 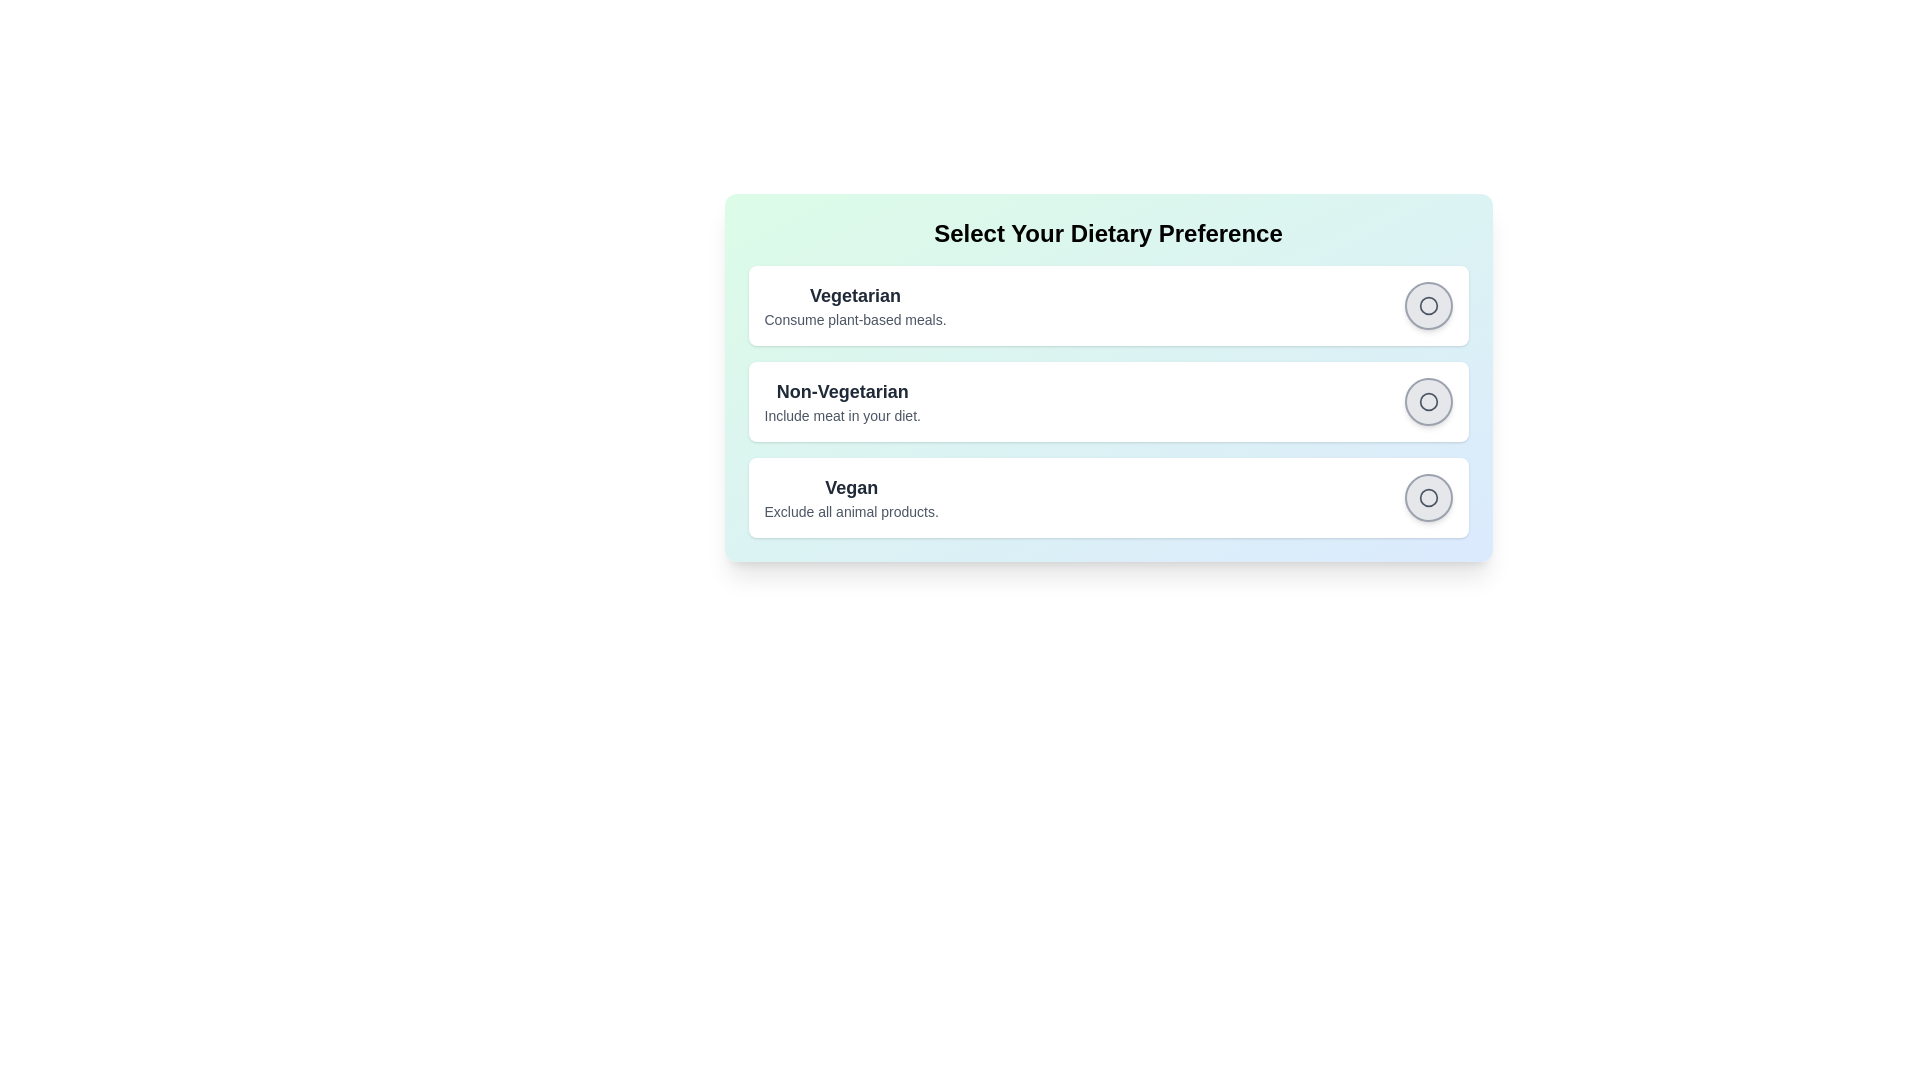 I want to click on the 'Vegan' text label, which displays 'Vegan' in bold black font and 'Exclude all animal products.' in smaller gray font beneath it, located under the 'Select Your Dietary Preference' section, so click(x=851, y=496).